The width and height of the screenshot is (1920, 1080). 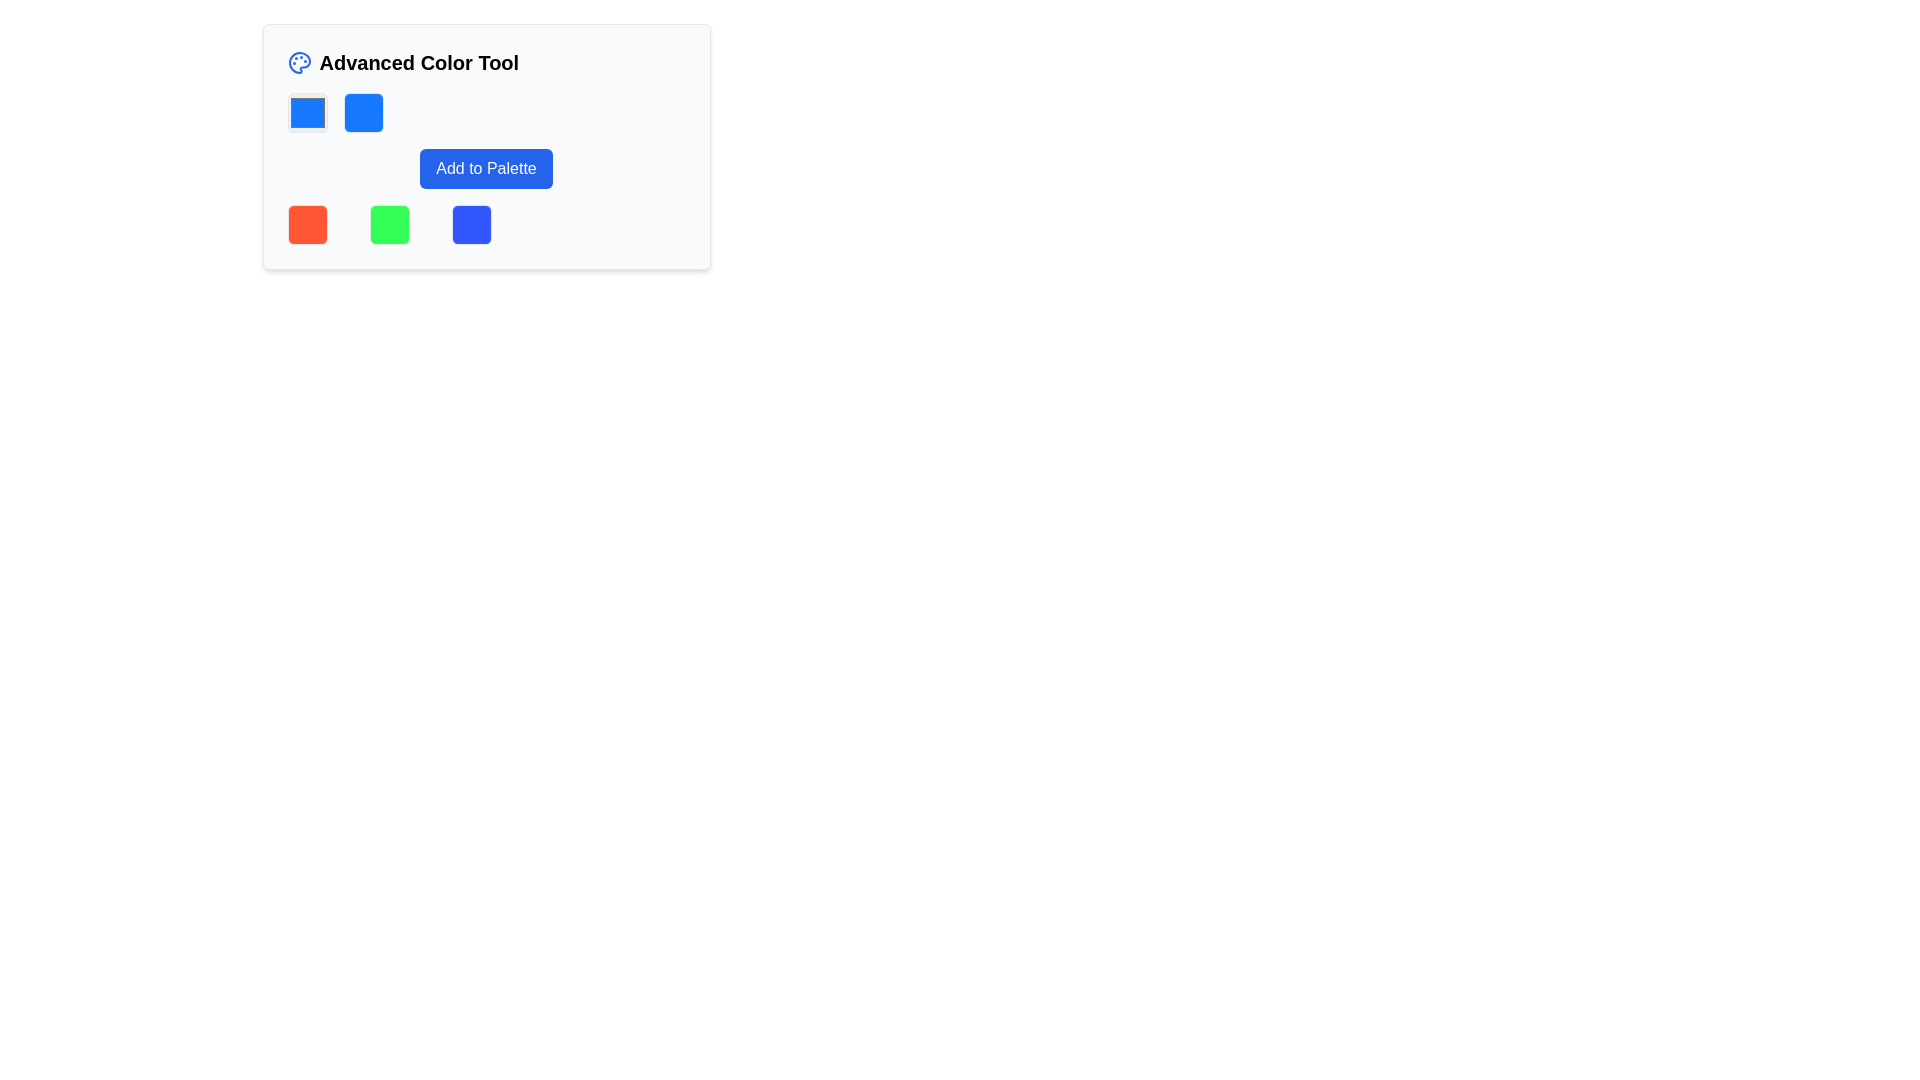 I want to click on the blue square color swatch located at the bottom-right of the grid, which is the third element in a row of three elements, so click(x=470, y=224).